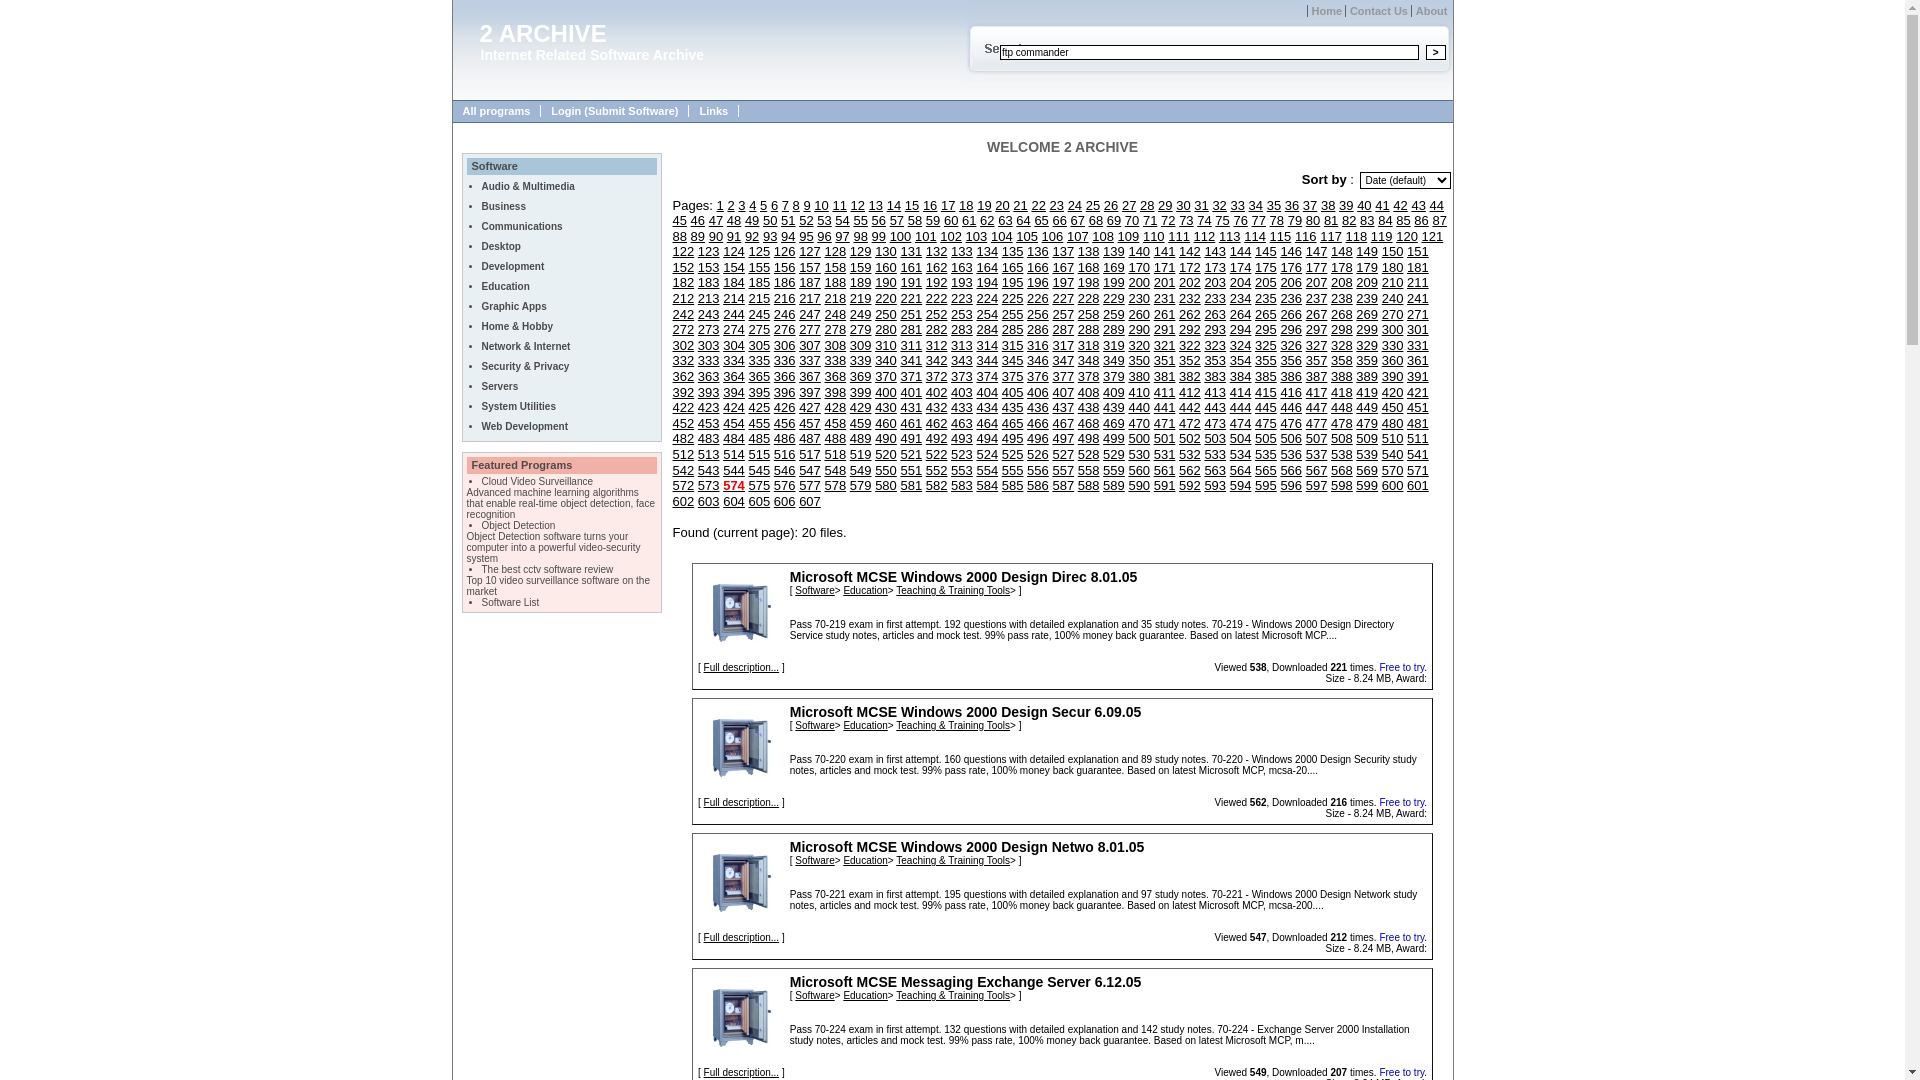 This screenshot has width=1920, height=1080. Describe the element at coordinates (1102, 250) in the screenshot. I see `'139'` at that location.